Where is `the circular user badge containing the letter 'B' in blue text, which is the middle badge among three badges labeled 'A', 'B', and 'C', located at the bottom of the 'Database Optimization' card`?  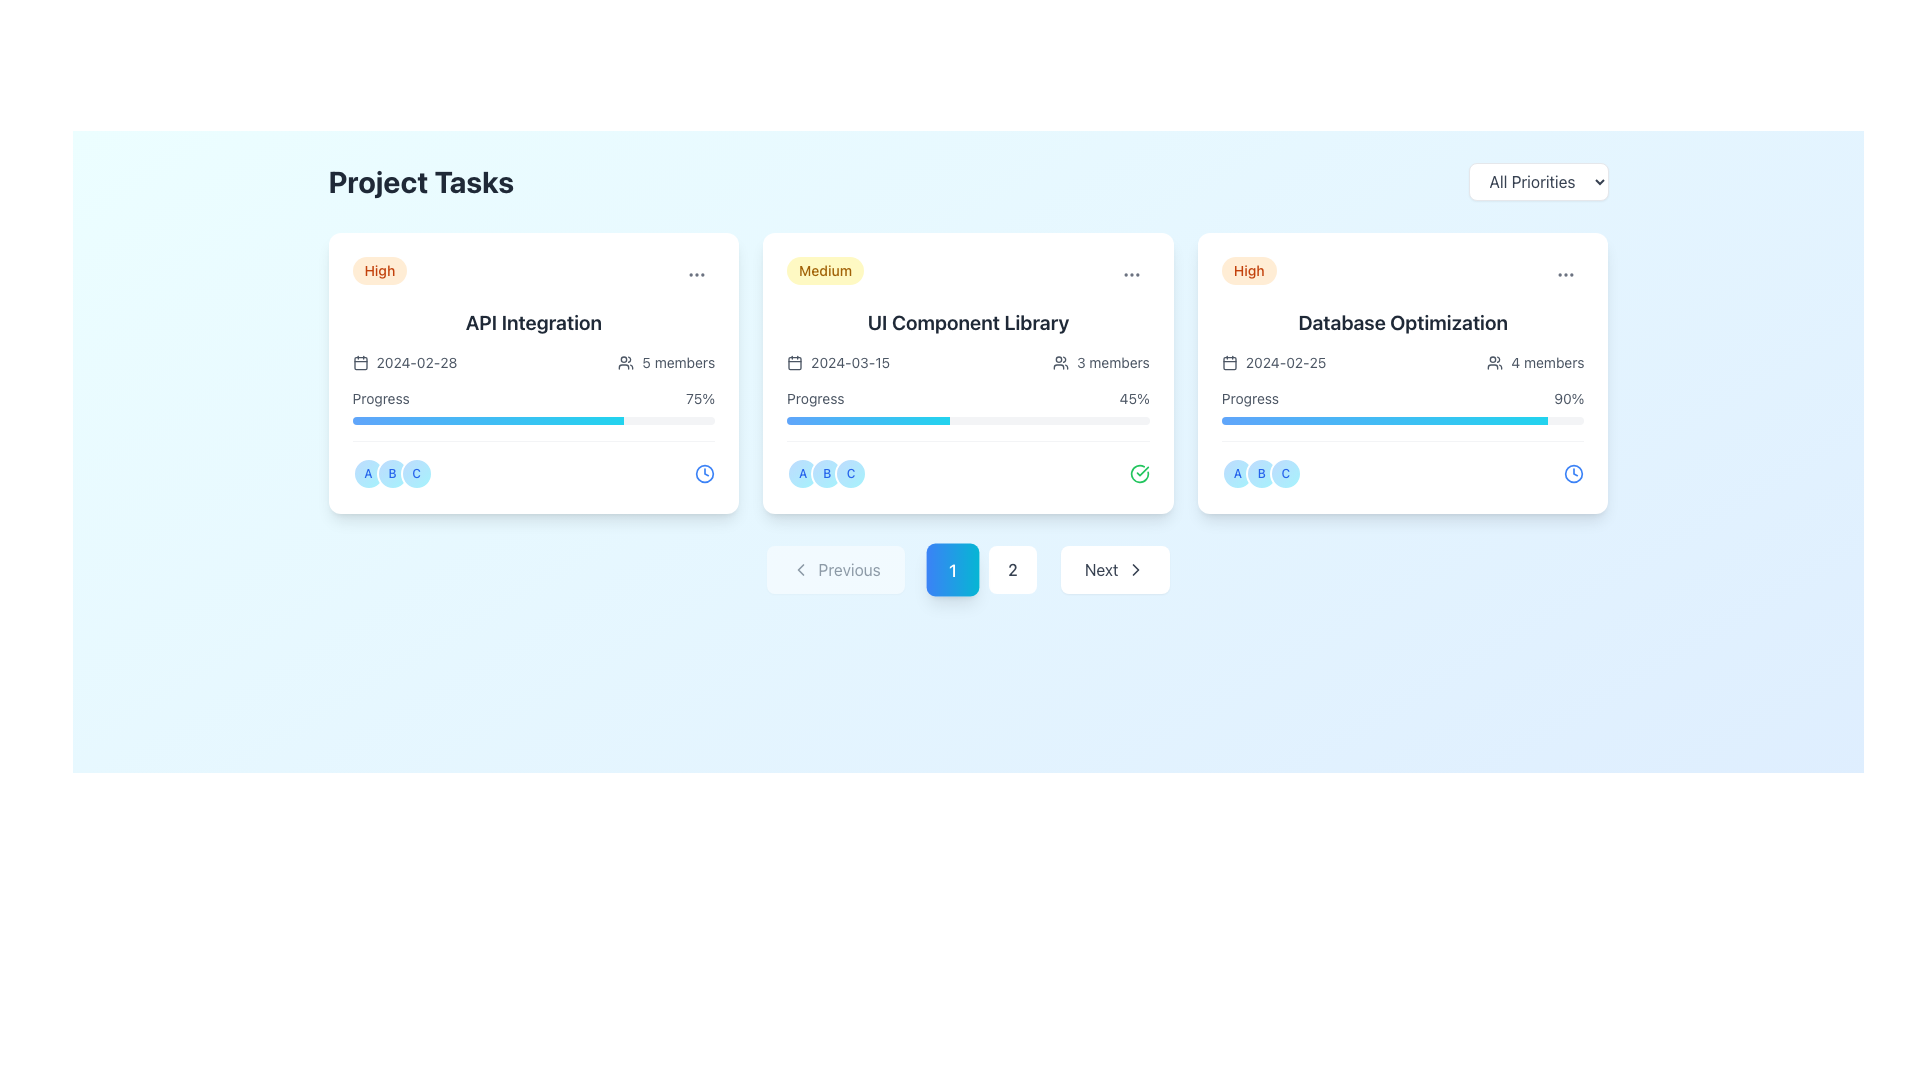
the circular user badge containing the letter 'B' in blue text, which is the middle badge among three badges labeled 'A', 'B', and 'C', located at the bottom of the 'Database Optimization' card is located at coordinates (1260, 474).